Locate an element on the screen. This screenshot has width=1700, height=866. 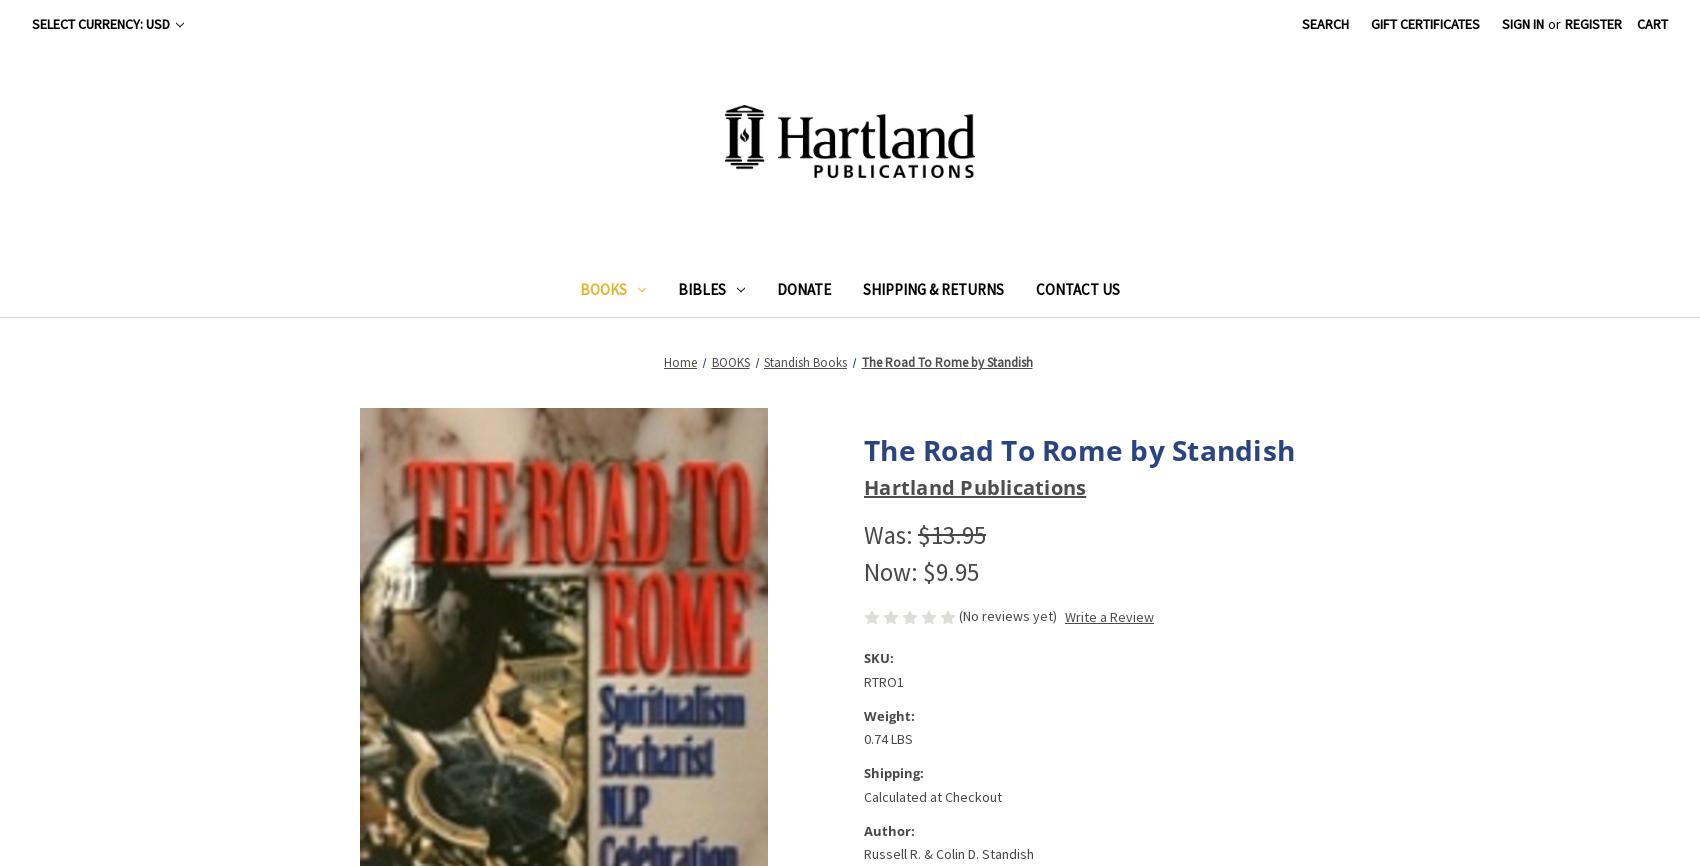
'Shipping & Returns' is located at coordinates (932, 287).